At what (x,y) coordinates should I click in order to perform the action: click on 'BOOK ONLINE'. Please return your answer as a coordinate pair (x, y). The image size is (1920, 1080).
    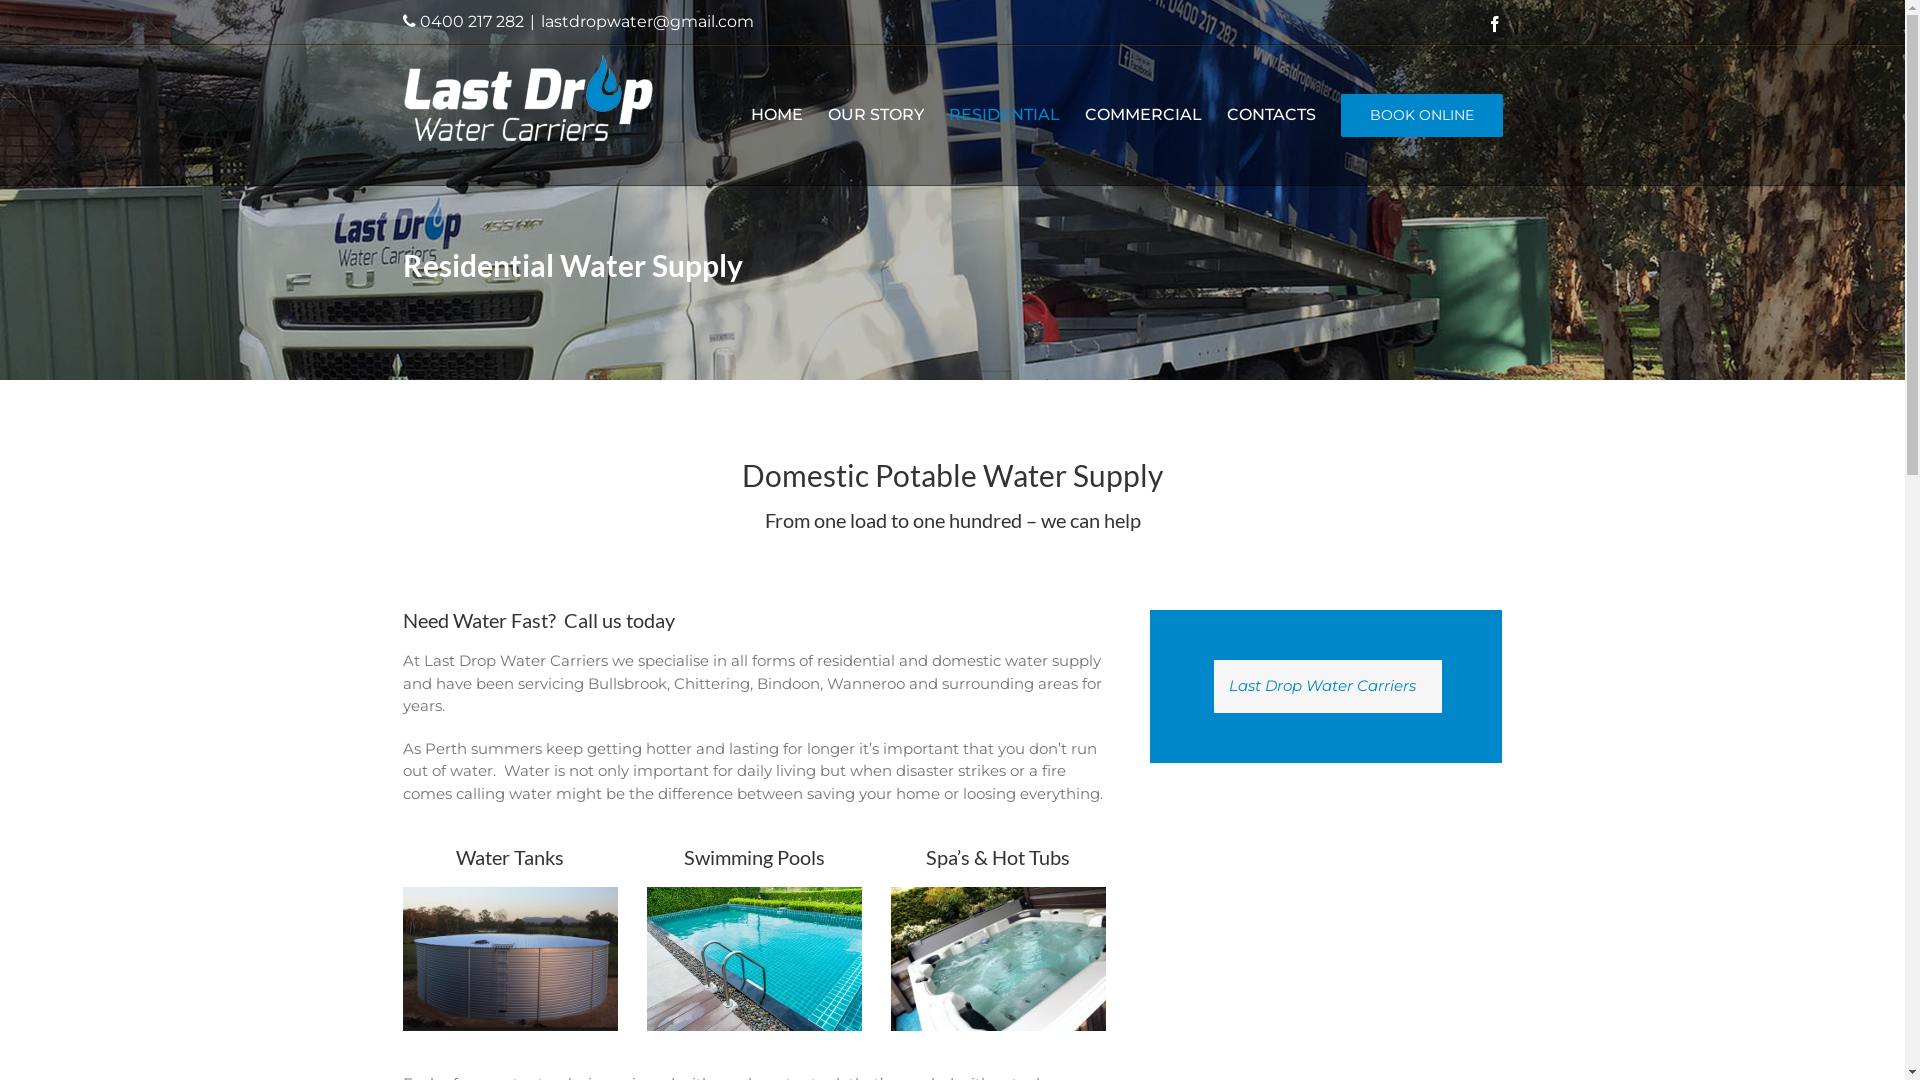
    Looking at the image, I should click on (1419, 115).